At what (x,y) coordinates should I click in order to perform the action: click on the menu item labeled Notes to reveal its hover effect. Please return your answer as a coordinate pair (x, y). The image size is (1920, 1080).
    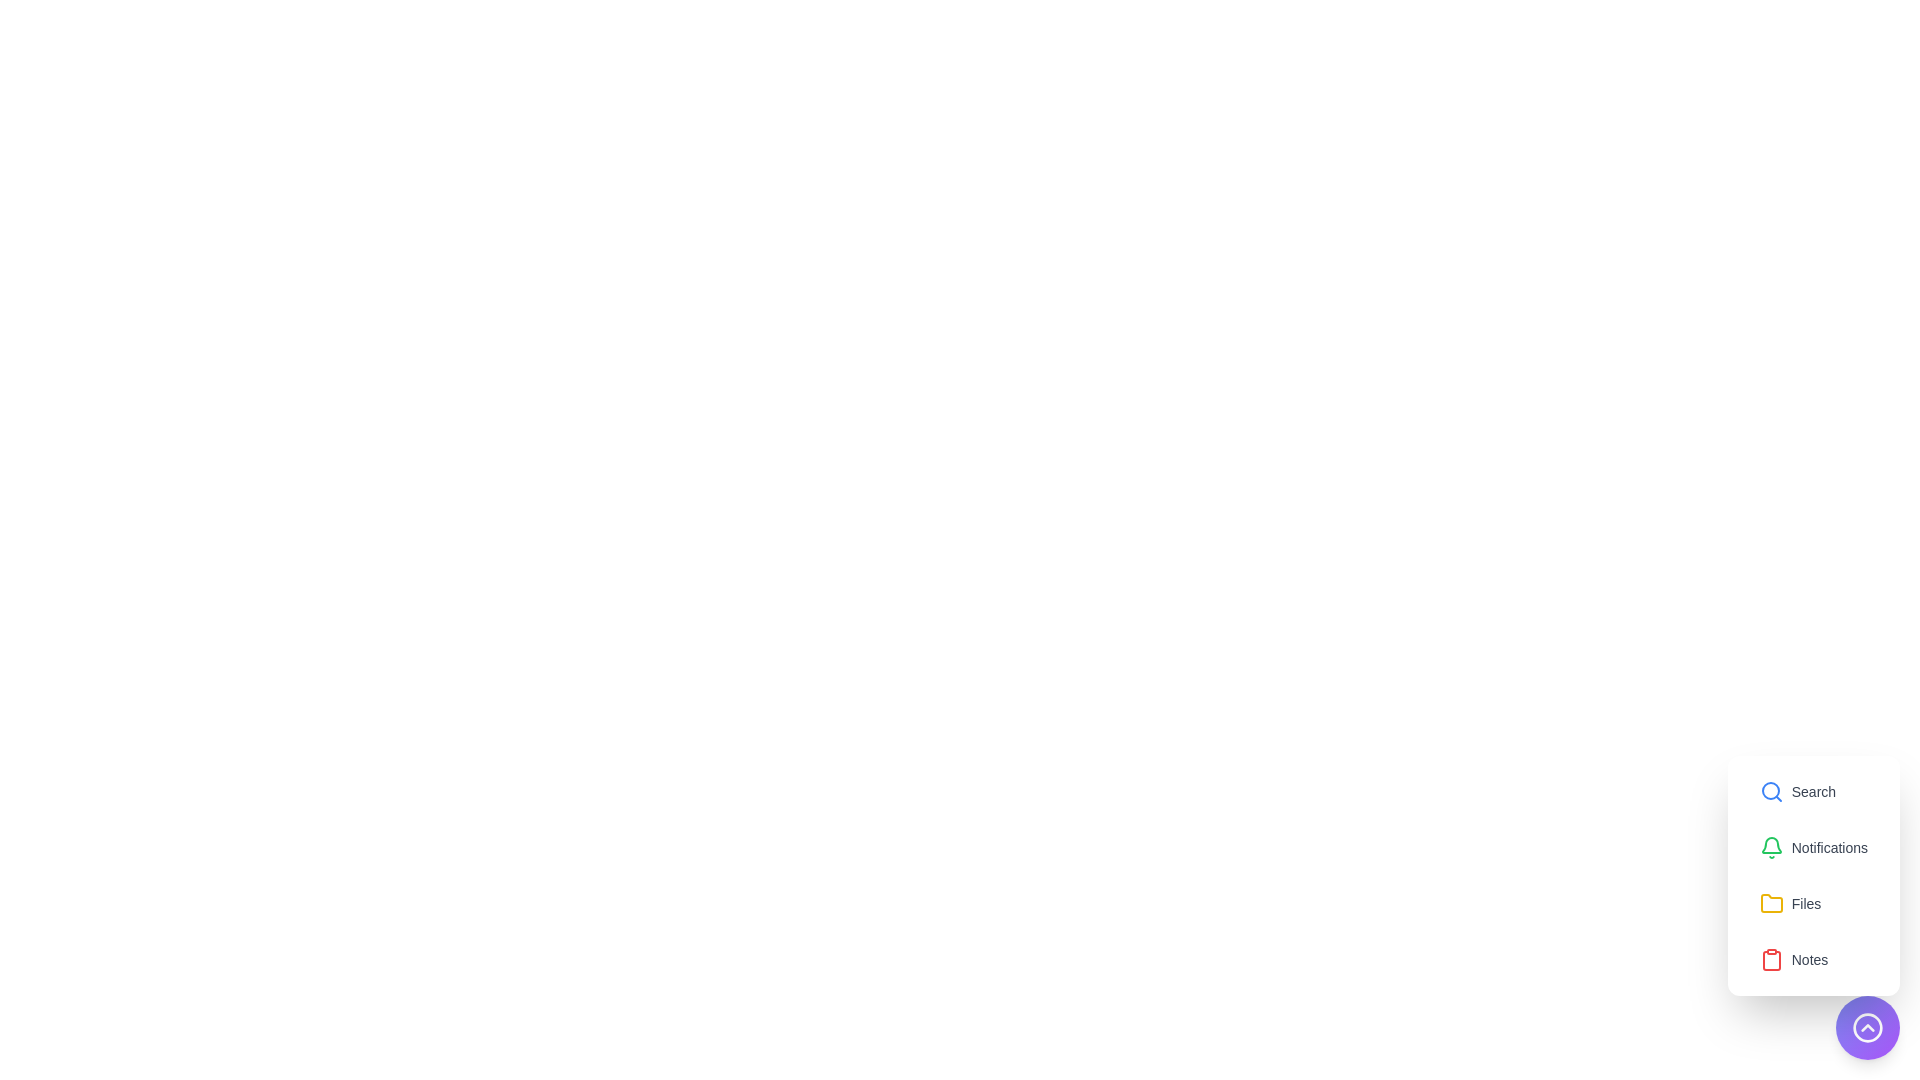
    Looking at the image, I should click on (1794, 959).